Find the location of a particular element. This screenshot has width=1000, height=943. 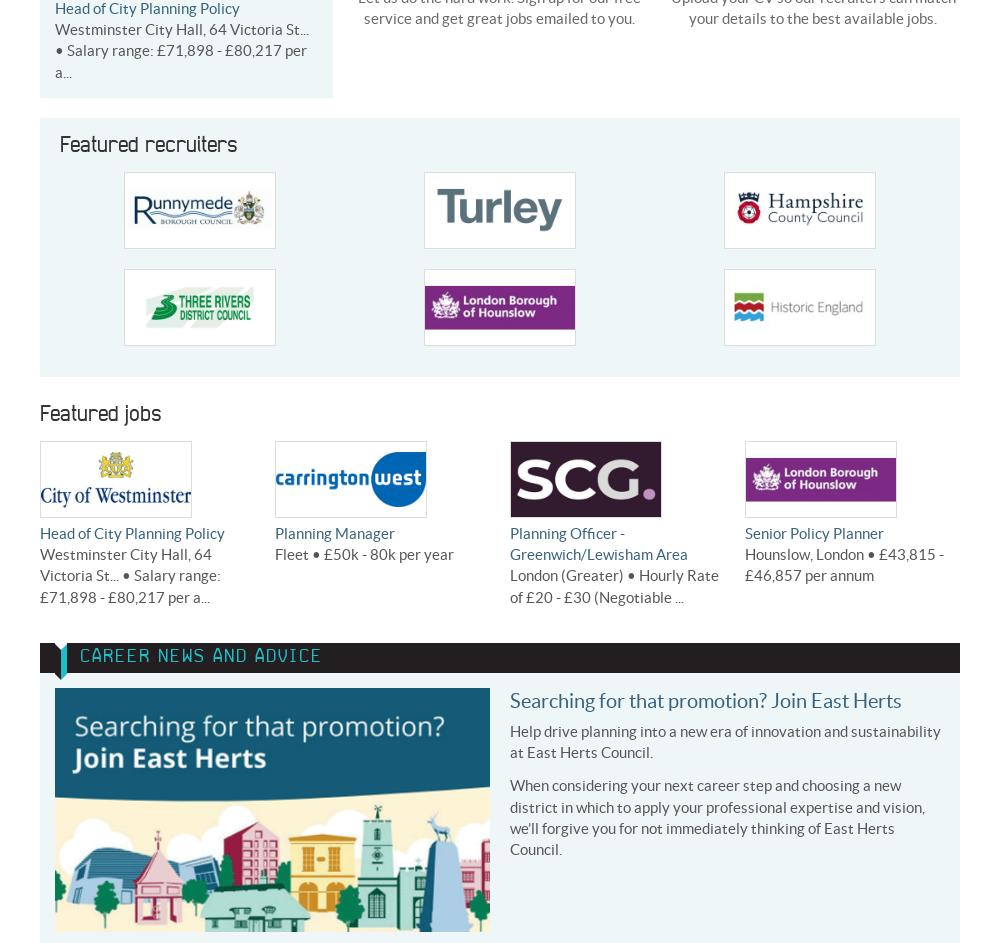

'Help drive planning into a new era of innovation and sustainability at East Herts Council.' is located at coordinates (724, 741).